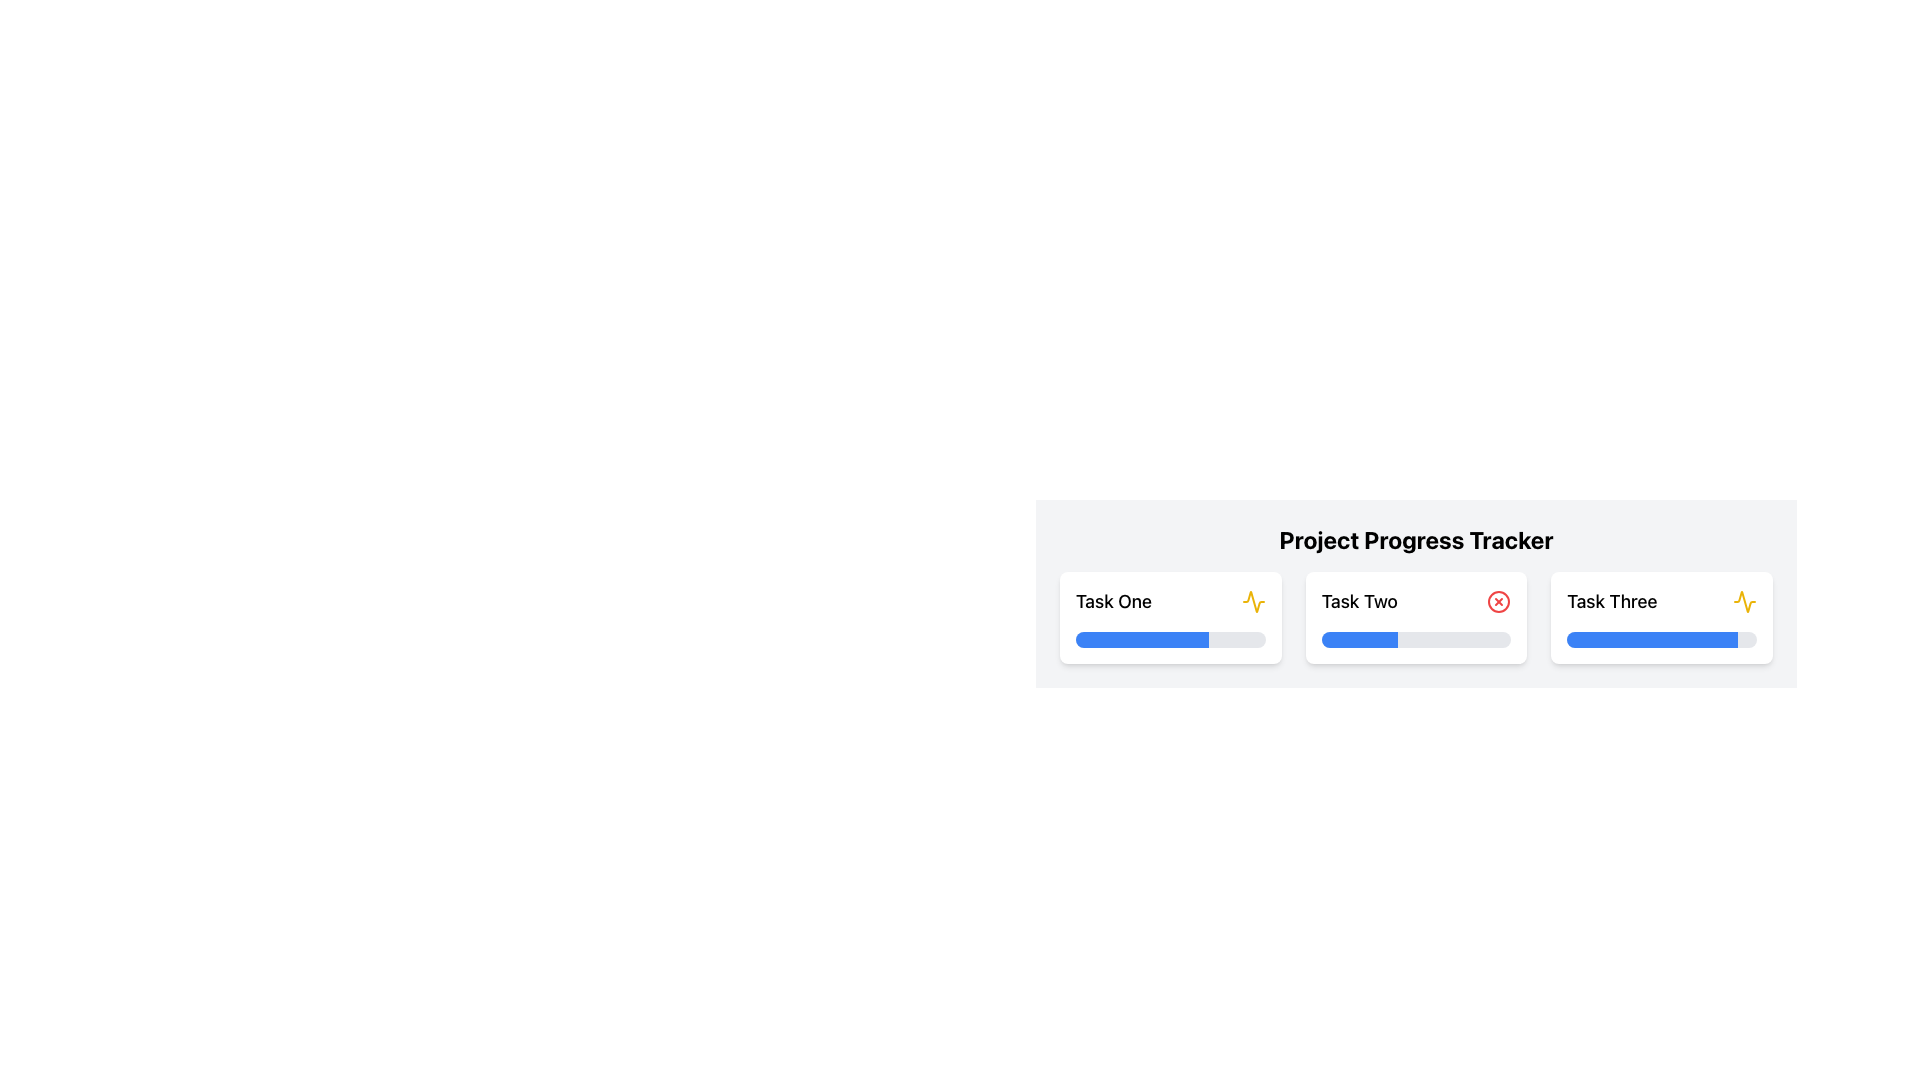 Image resolution: width=1920 pixels, height=1080 pixels. Describe the element at coordinates (1170, 640) in the screenshot. I see `the progress bar with a light gray background and blue fill, located within the 'Task One' card, below the title text` at that location.